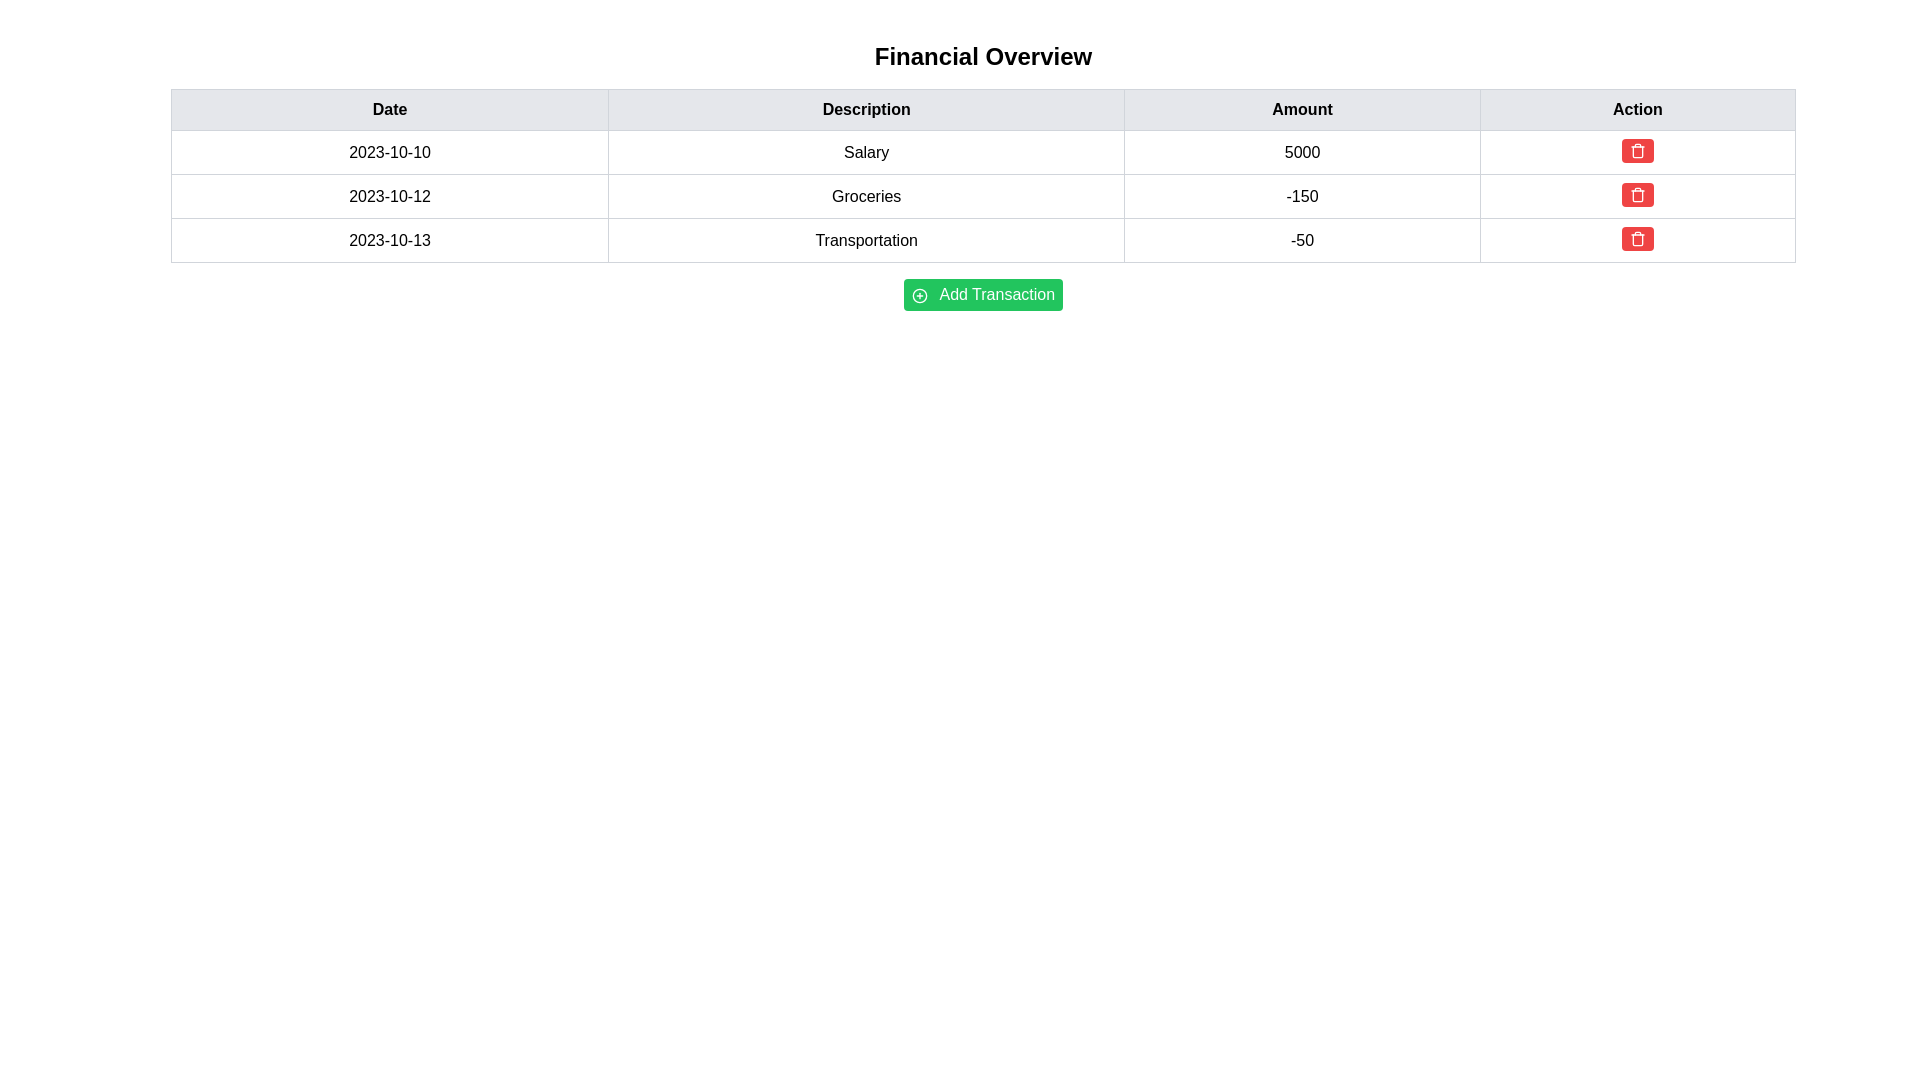  What do you see at coordinates (1637, 238) in the screenshot?
I see `the trash bin icon located inside the red button in the 'Action' column of the third row (labeled '2023-10-13')` at bounding box center [1637, 238].